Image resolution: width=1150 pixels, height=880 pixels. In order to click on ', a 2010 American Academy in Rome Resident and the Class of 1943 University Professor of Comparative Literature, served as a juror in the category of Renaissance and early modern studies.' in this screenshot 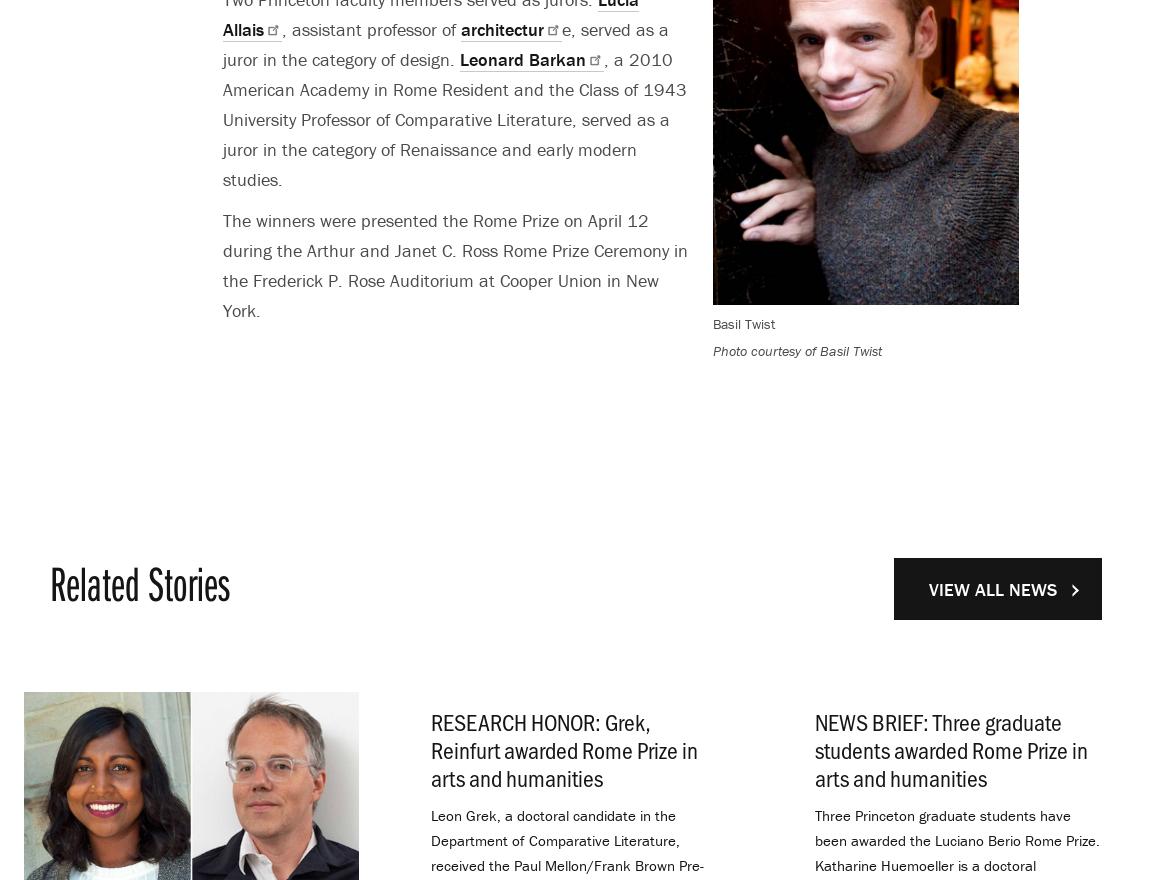, I will do `click(455, 118)`.